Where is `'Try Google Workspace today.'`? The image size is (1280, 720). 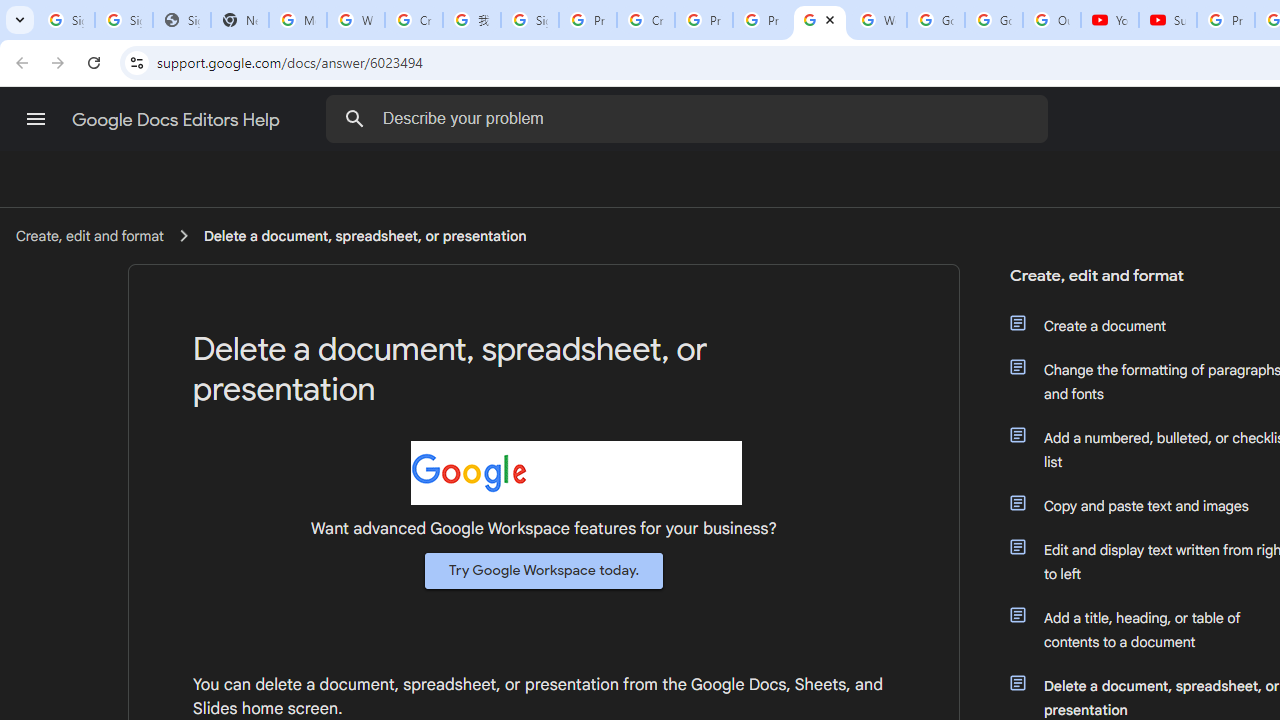 'Try Google Workspace today.' is located at coordinates (544, 570).